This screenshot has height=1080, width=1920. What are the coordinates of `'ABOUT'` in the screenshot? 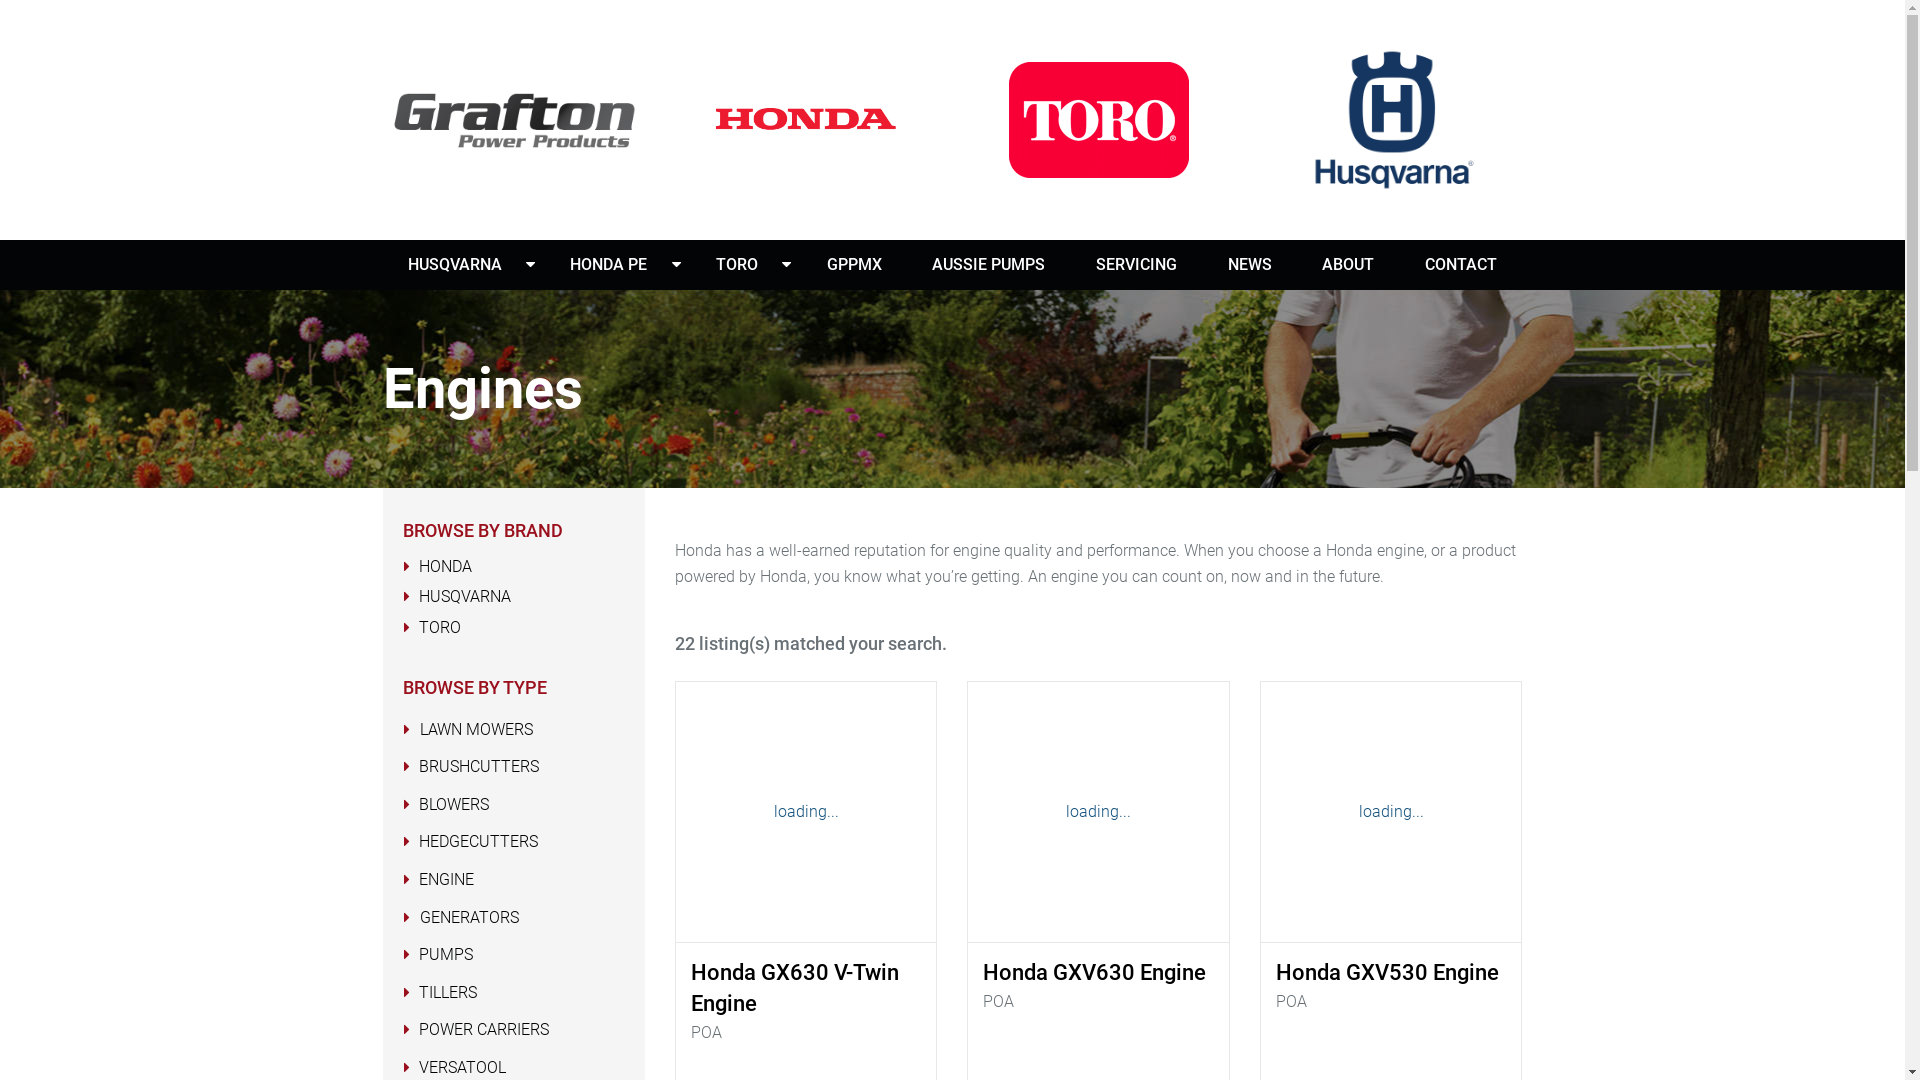 It's located at (1348, 264).